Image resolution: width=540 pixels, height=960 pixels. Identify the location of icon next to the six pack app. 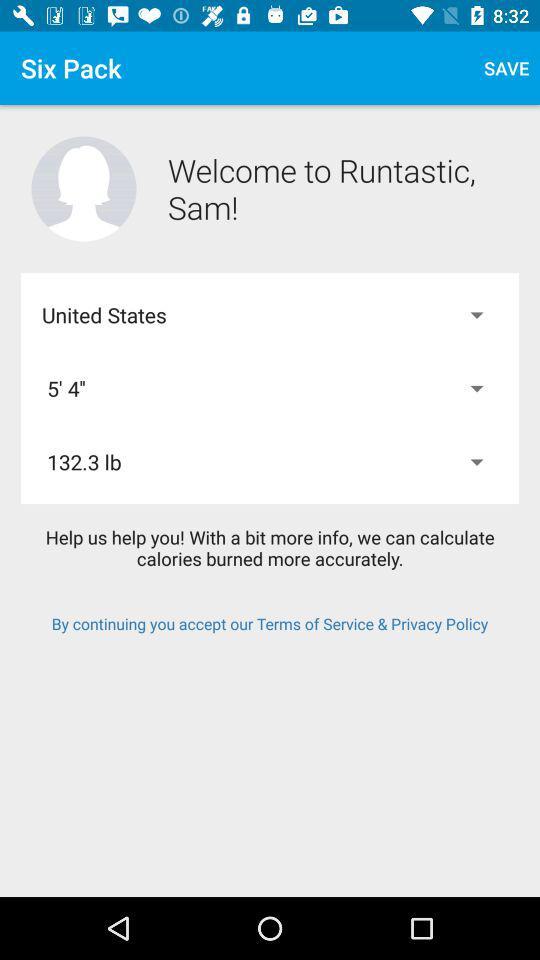
(505, 68).